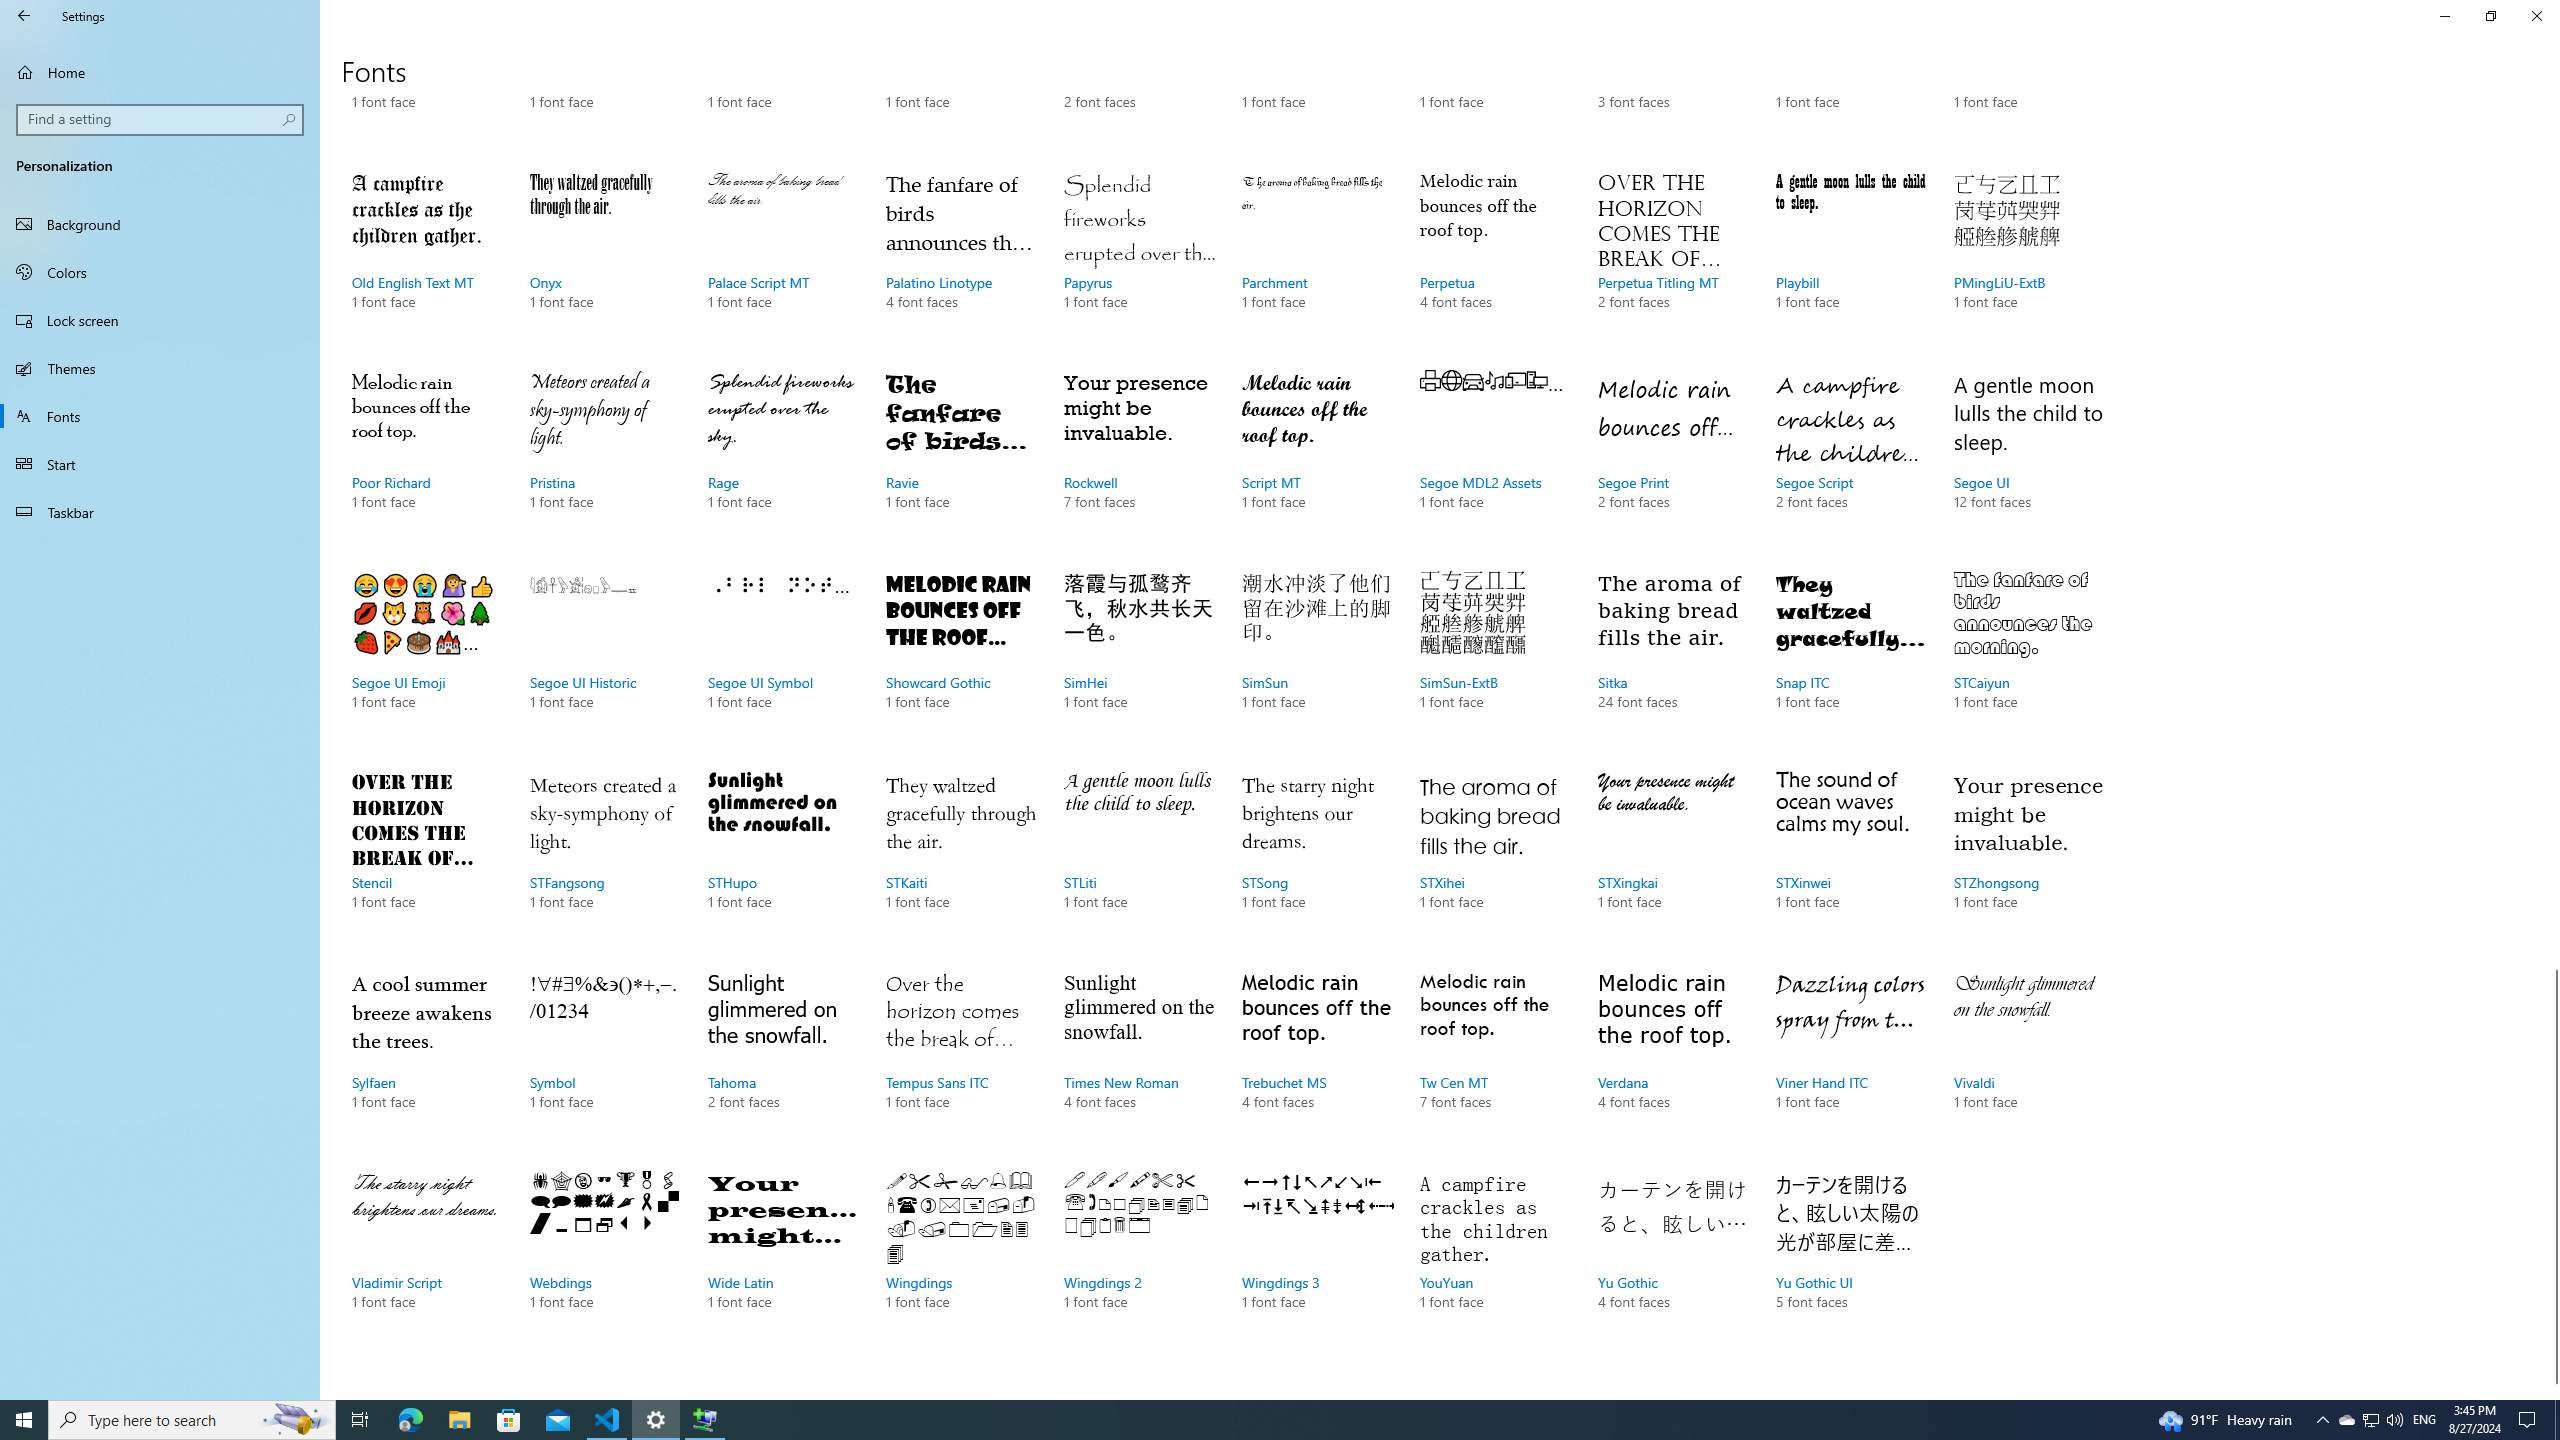 The width and height of the screenshot is (2560, 1440). What do you see at coordinates (159, 463) in the screenshot?
I see `'Start'` at bounding box center [159, 463].